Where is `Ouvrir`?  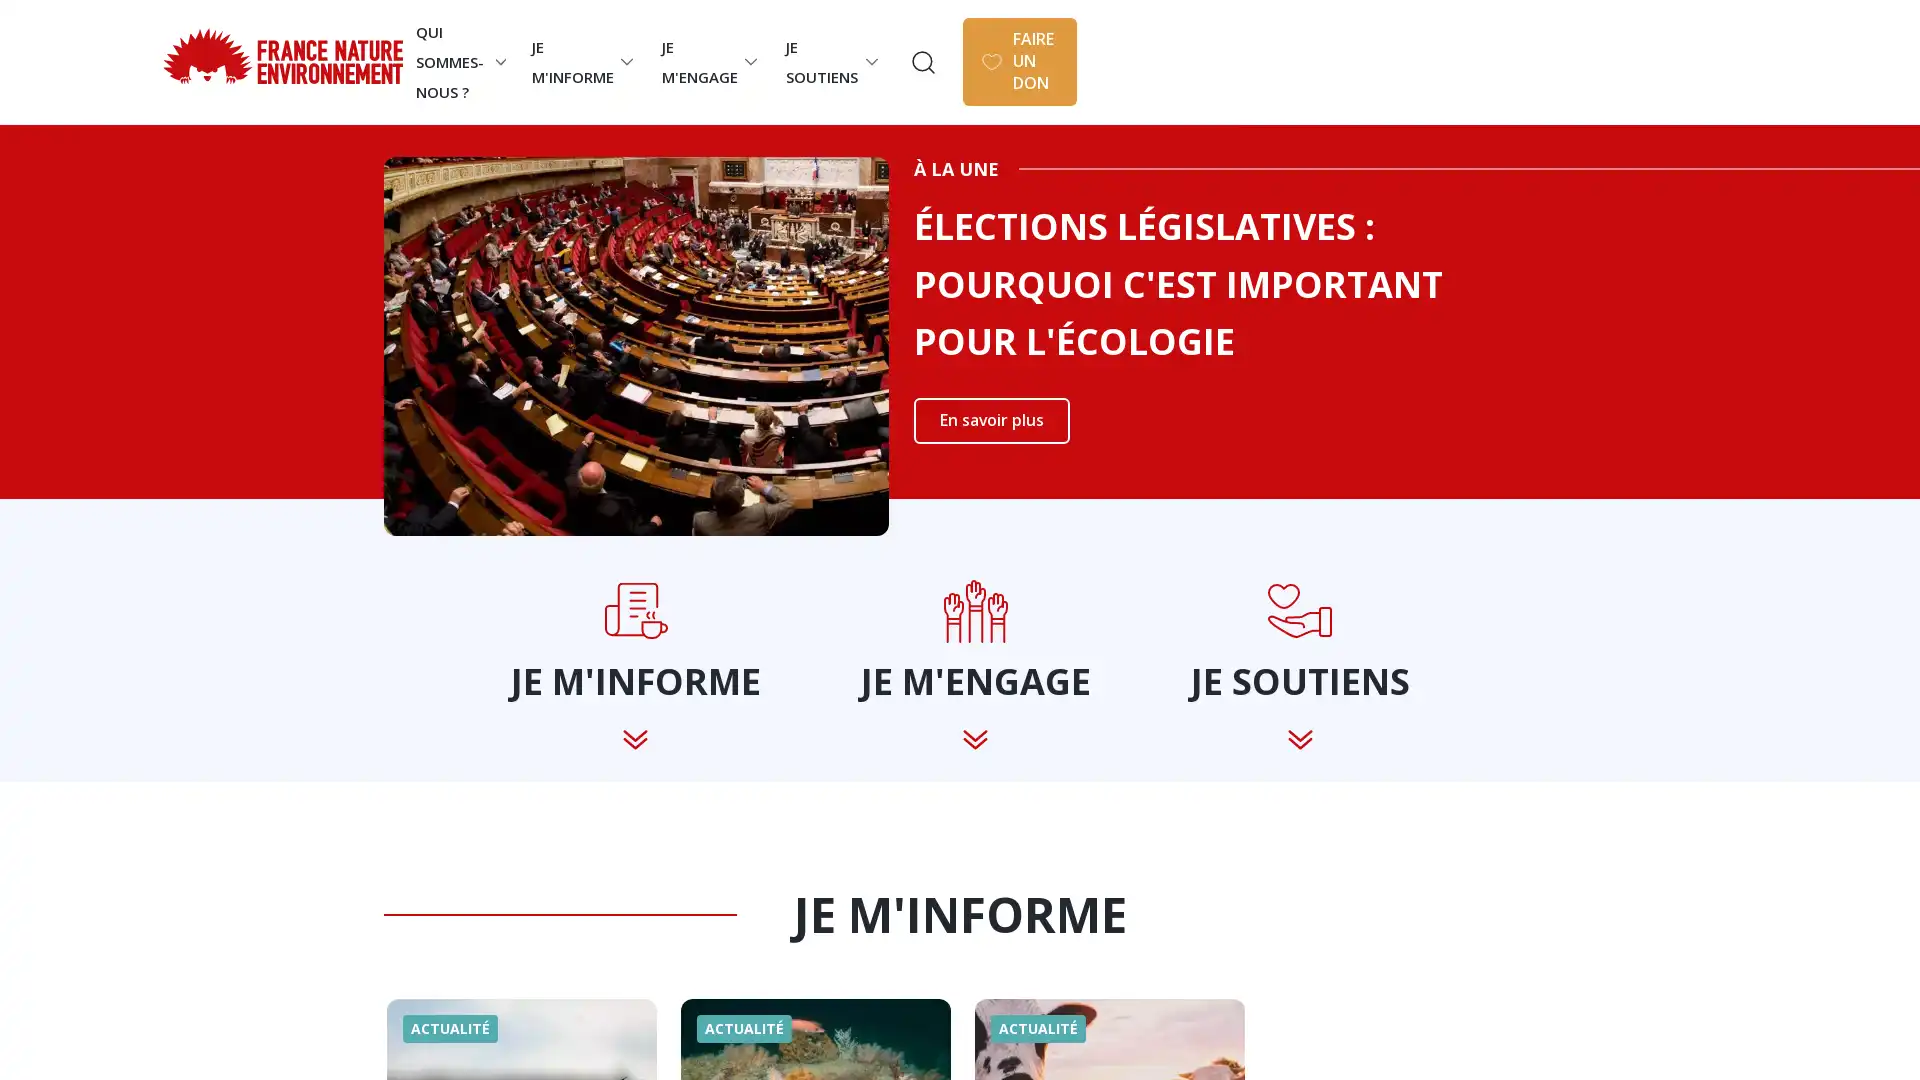
Ouvrir is located at coordinates (1320, 60).